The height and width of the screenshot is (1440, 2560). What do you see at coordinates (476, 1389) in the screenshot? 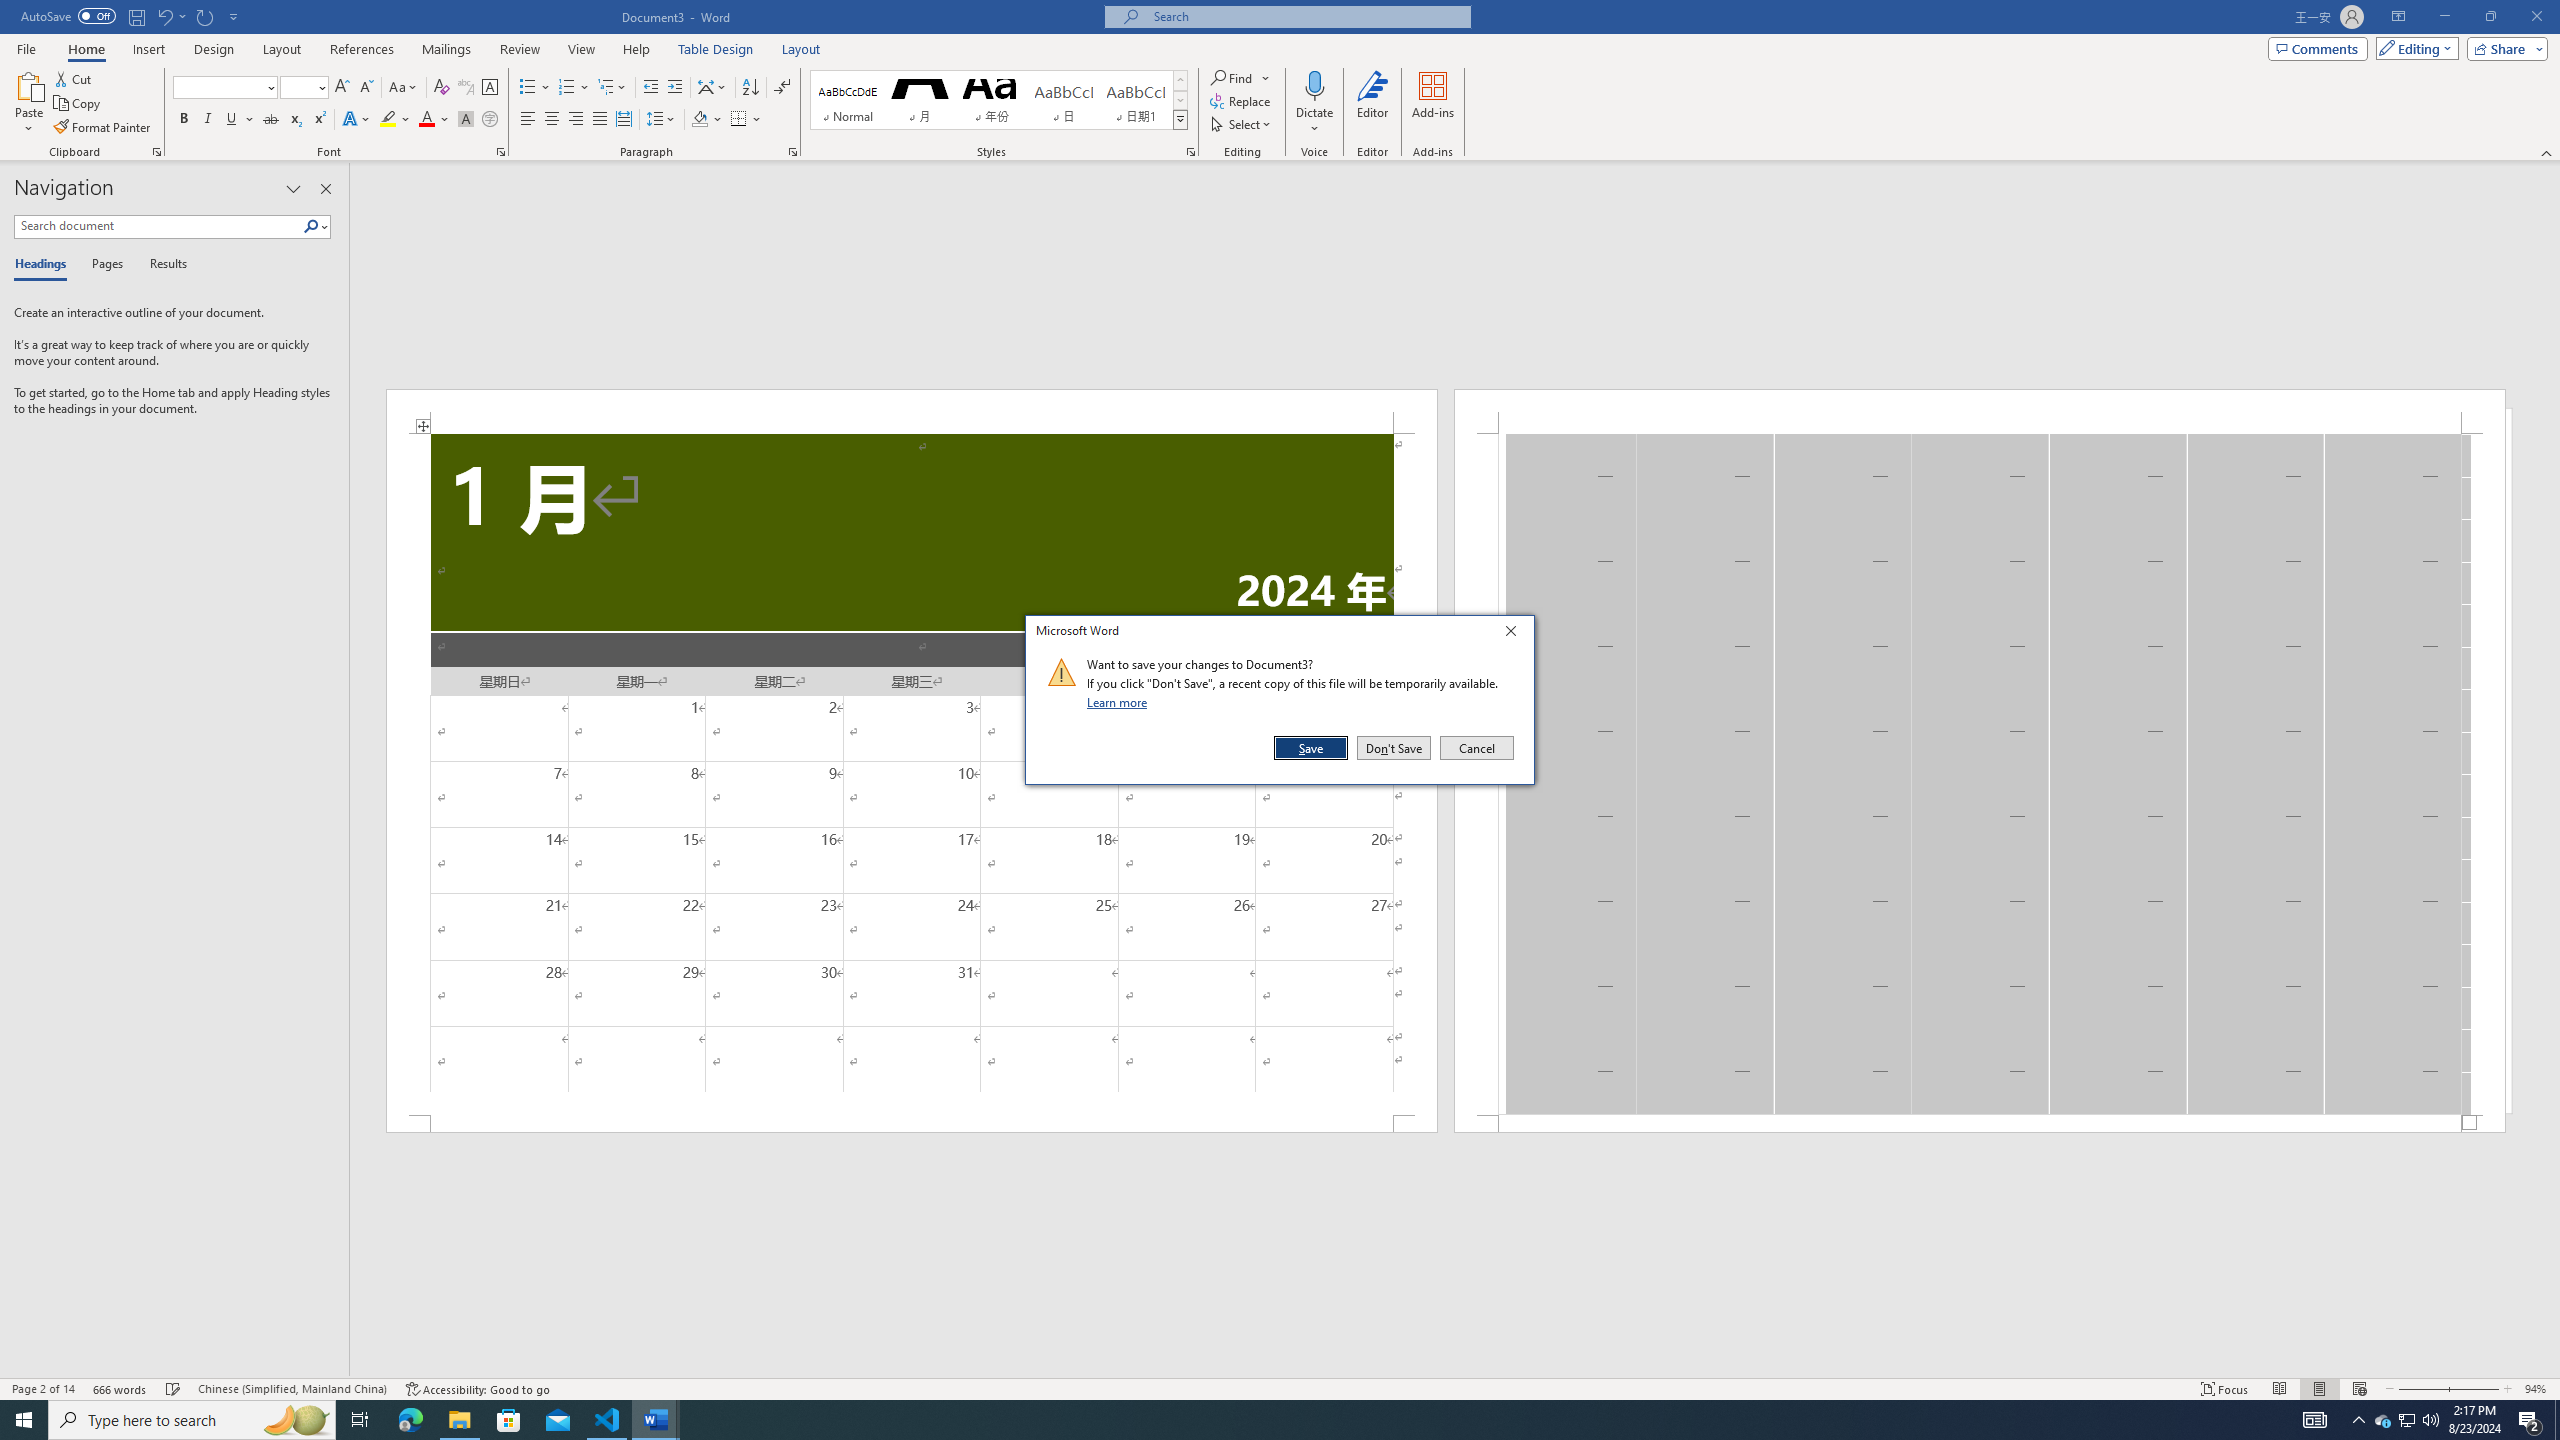
I see `'Accessibility Checker Accessibility: Good to go'` at bounding box center [476, 1389].